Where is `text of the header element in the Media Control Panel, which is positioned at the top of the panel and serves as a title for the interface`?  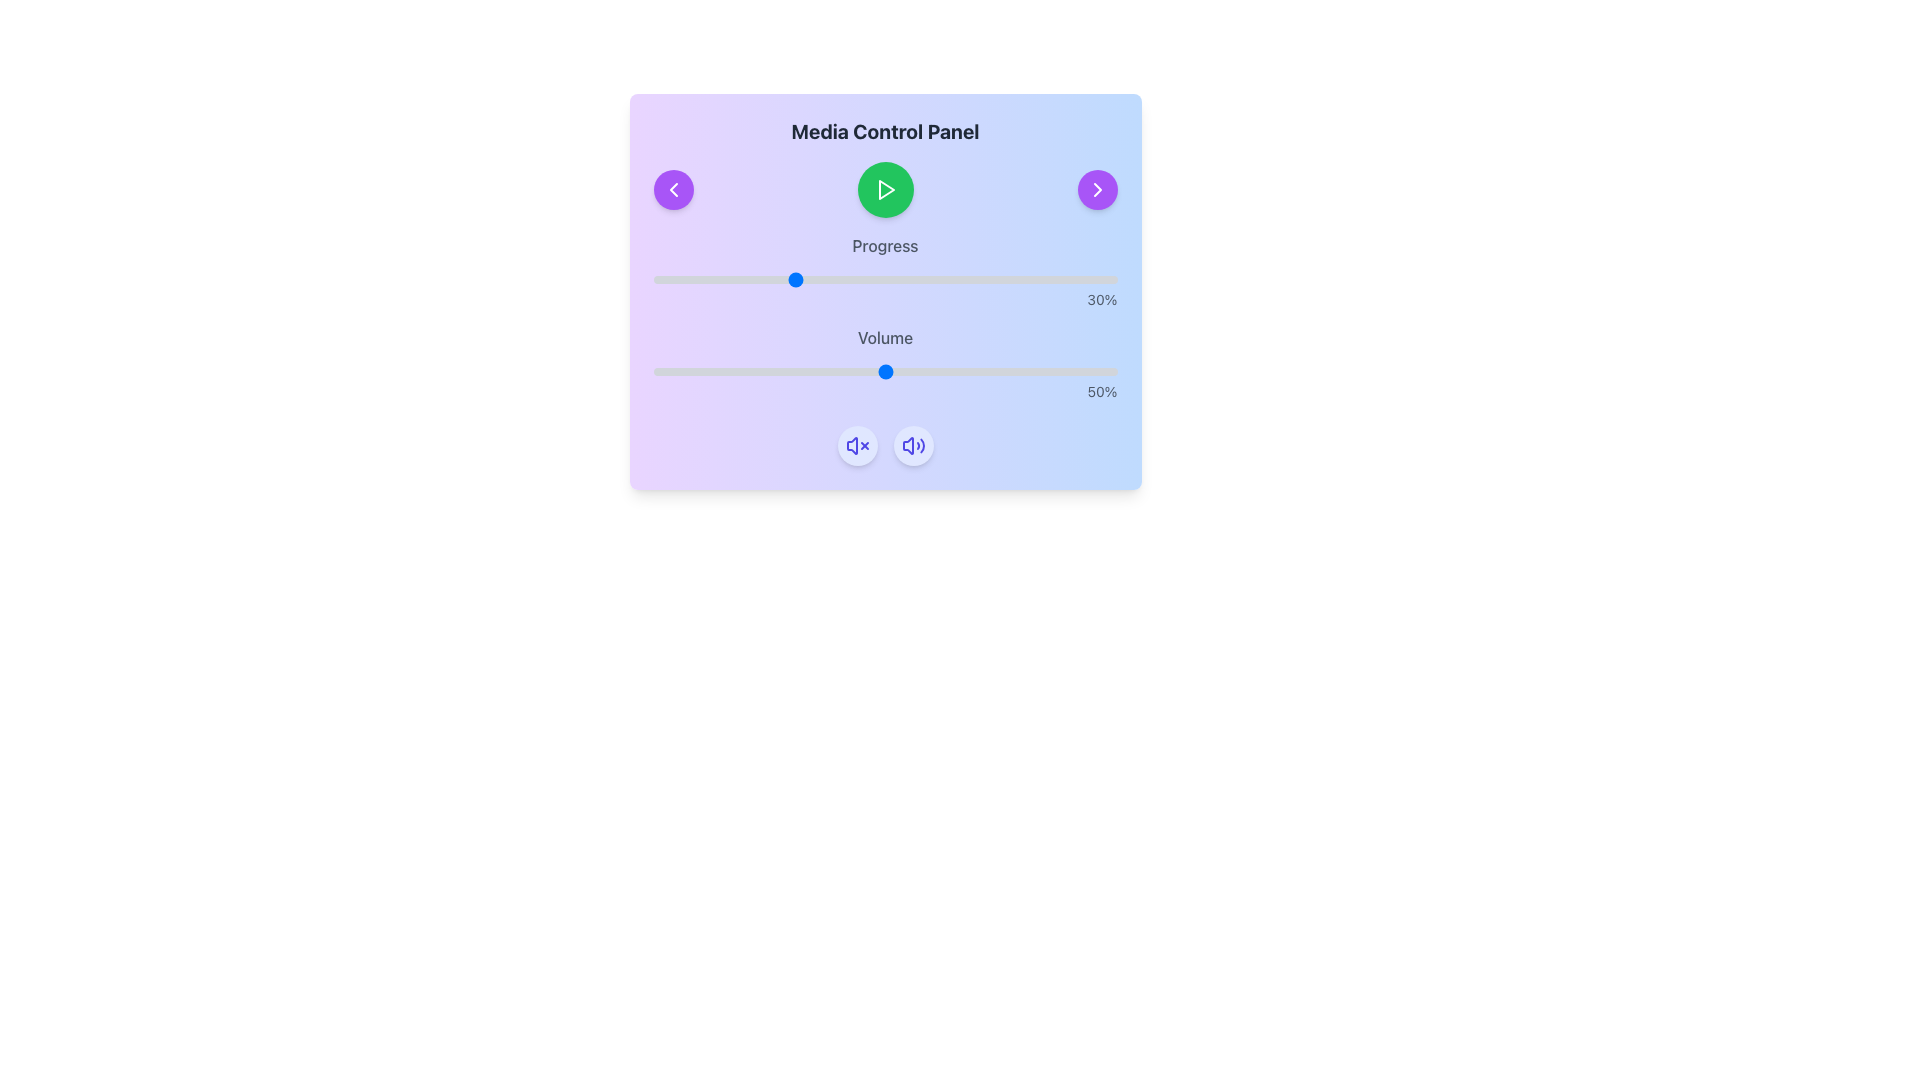 text of the header element in the Media Control Panel, which is positioned at the top of the panel and serves as a title for the interface is located at coordinates (884, 131).